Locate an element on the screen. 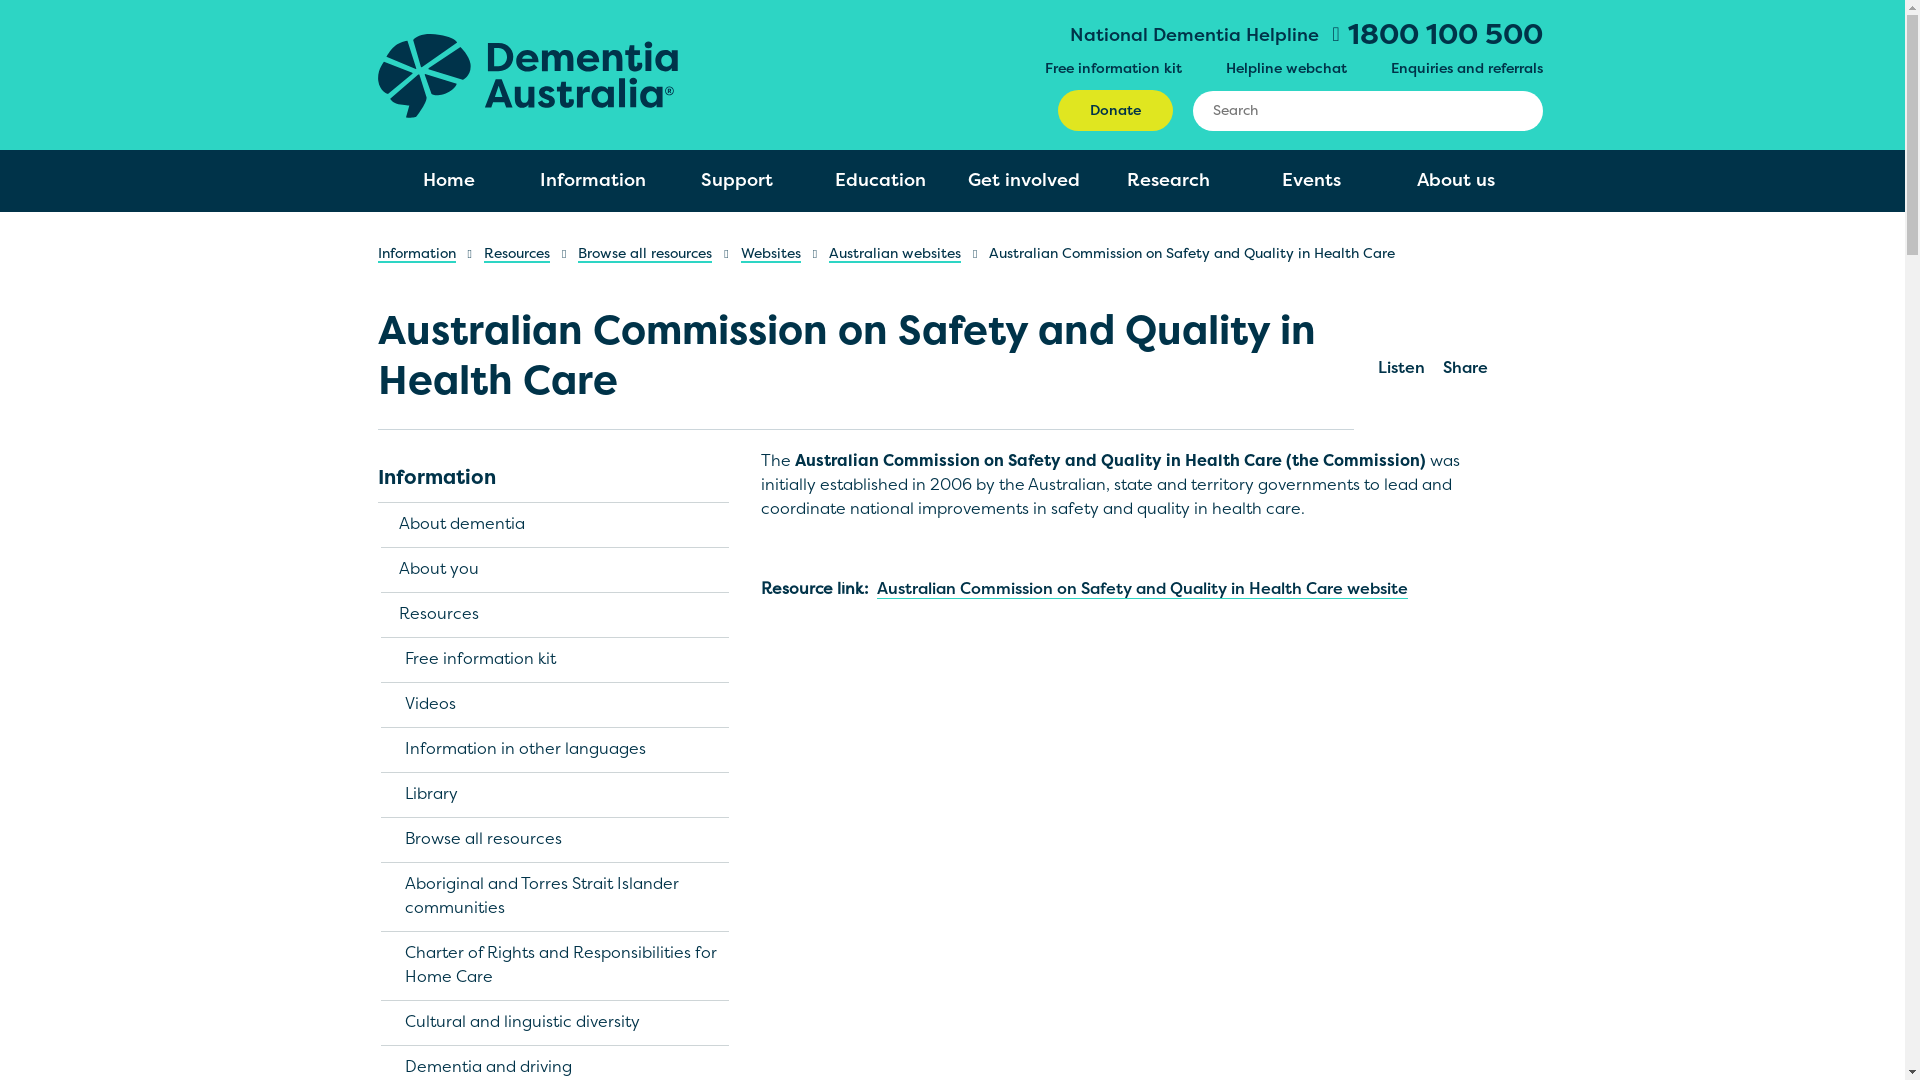 The height and width of the screenshot is (1080, 1920). 'Browse all resources' is located at coordinates (644, 254).